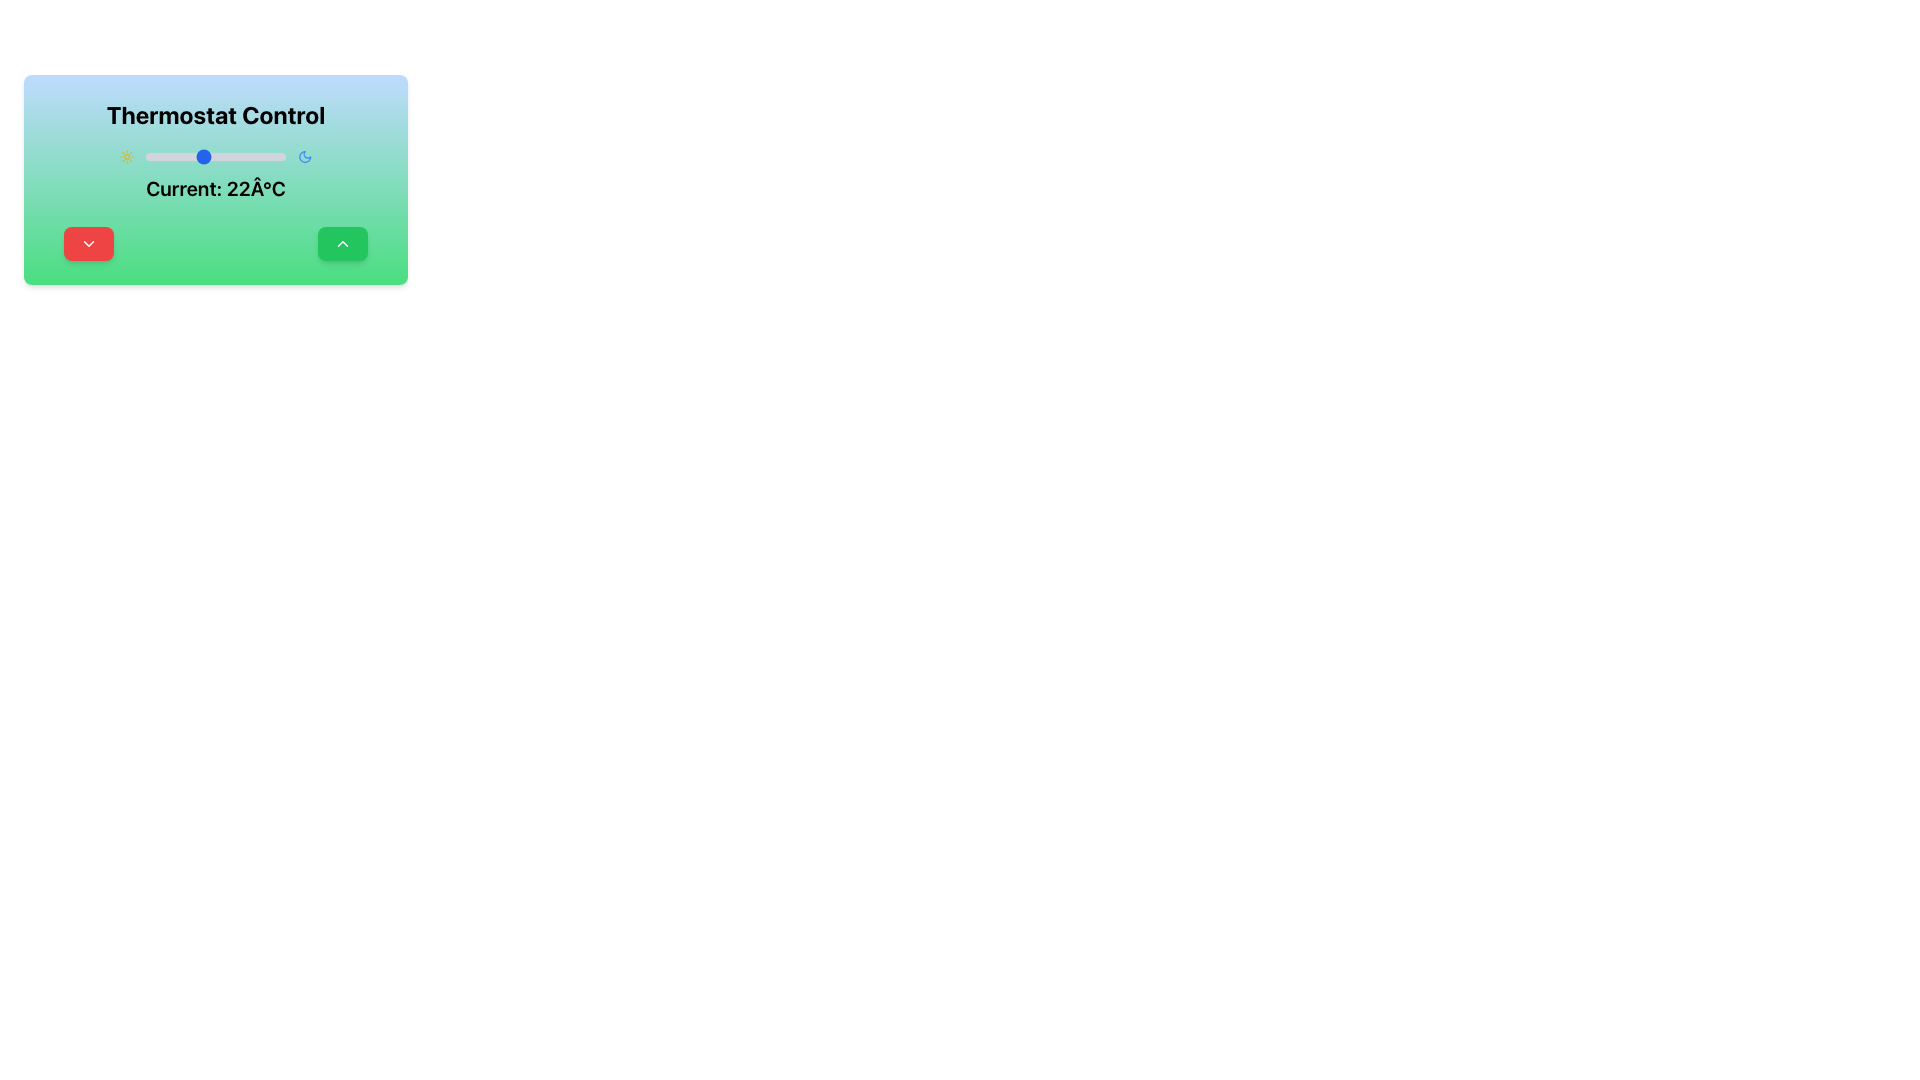 The height and width of the screenshot is (1080, 1920). What do you see at coordinates (187, 156) in the screenshot?
I see `temperature` at bounding box center [187, 156].